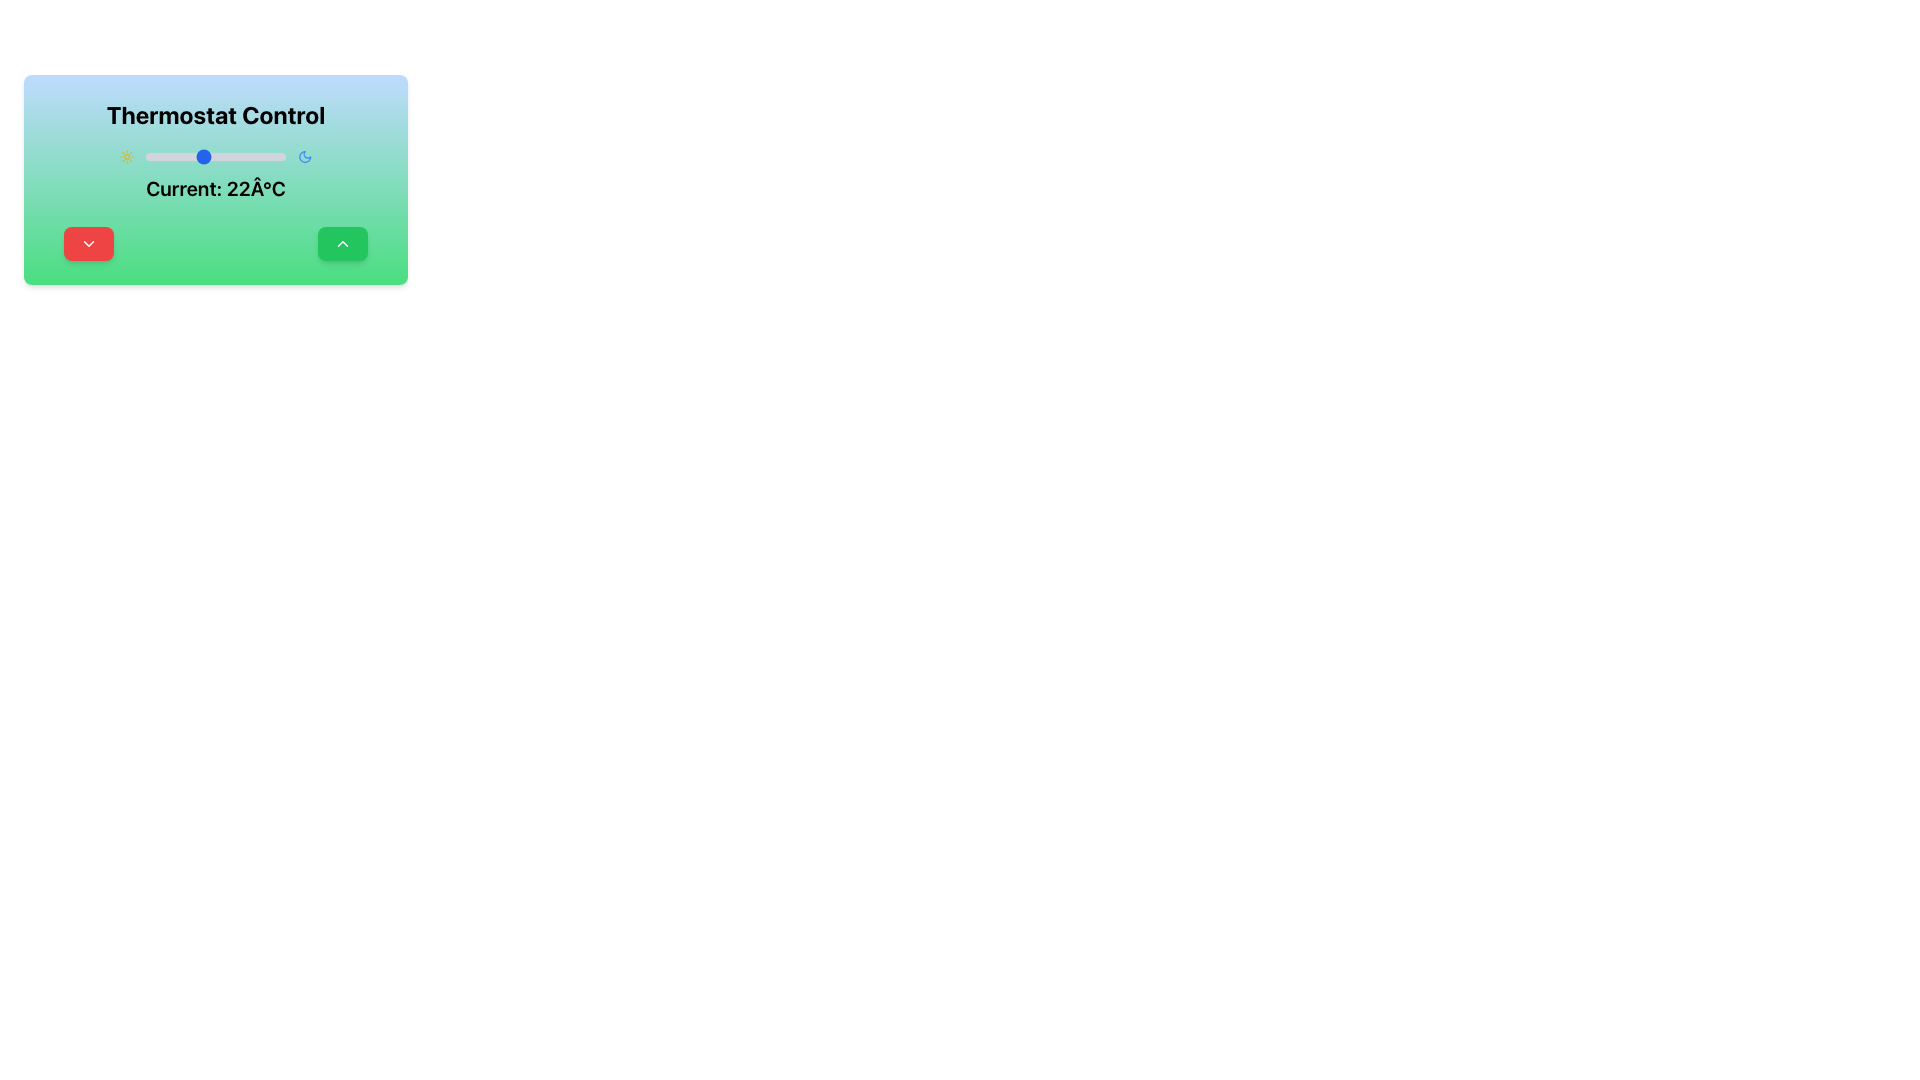 The height and width of the screenshot is (1080, 1920). What do you see at coordinates (187, 156) in the screenshot?
I see `temperature` at bounding box center [187, 156].